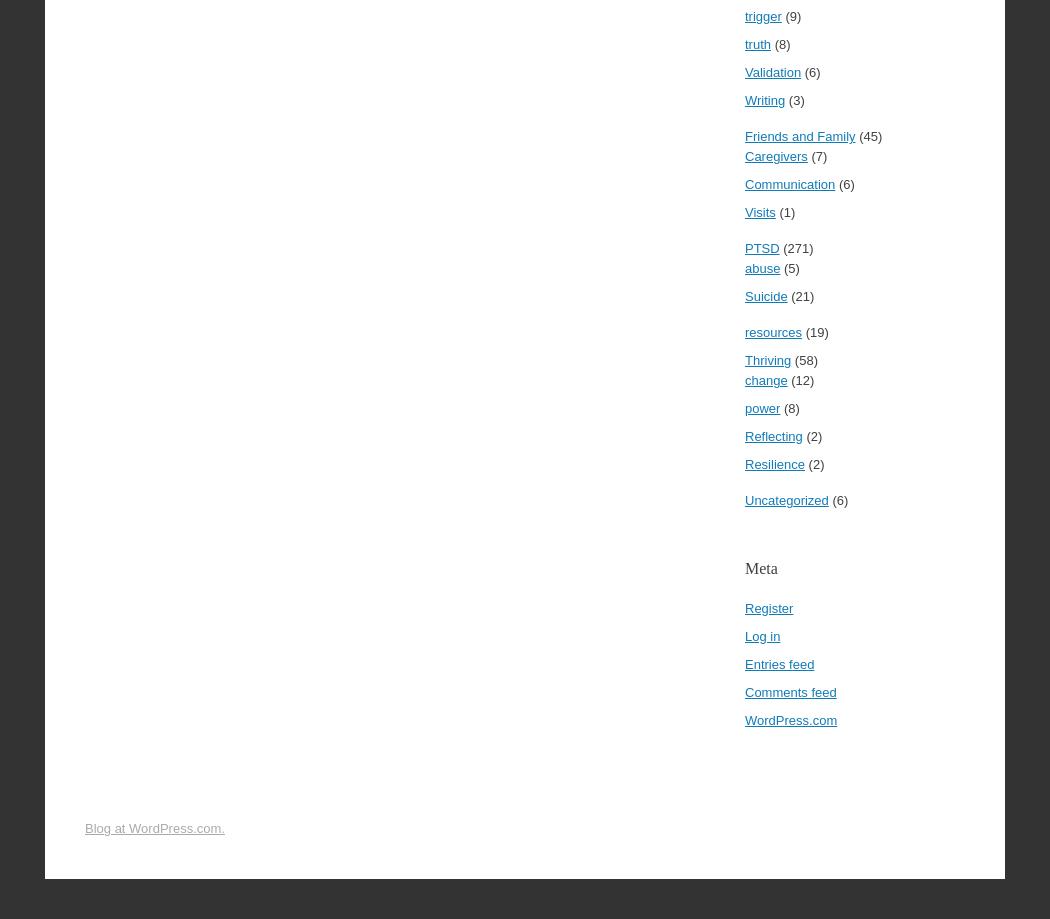 The image size is (1050, 919). I want to click on '(45)', so click(867, 135).